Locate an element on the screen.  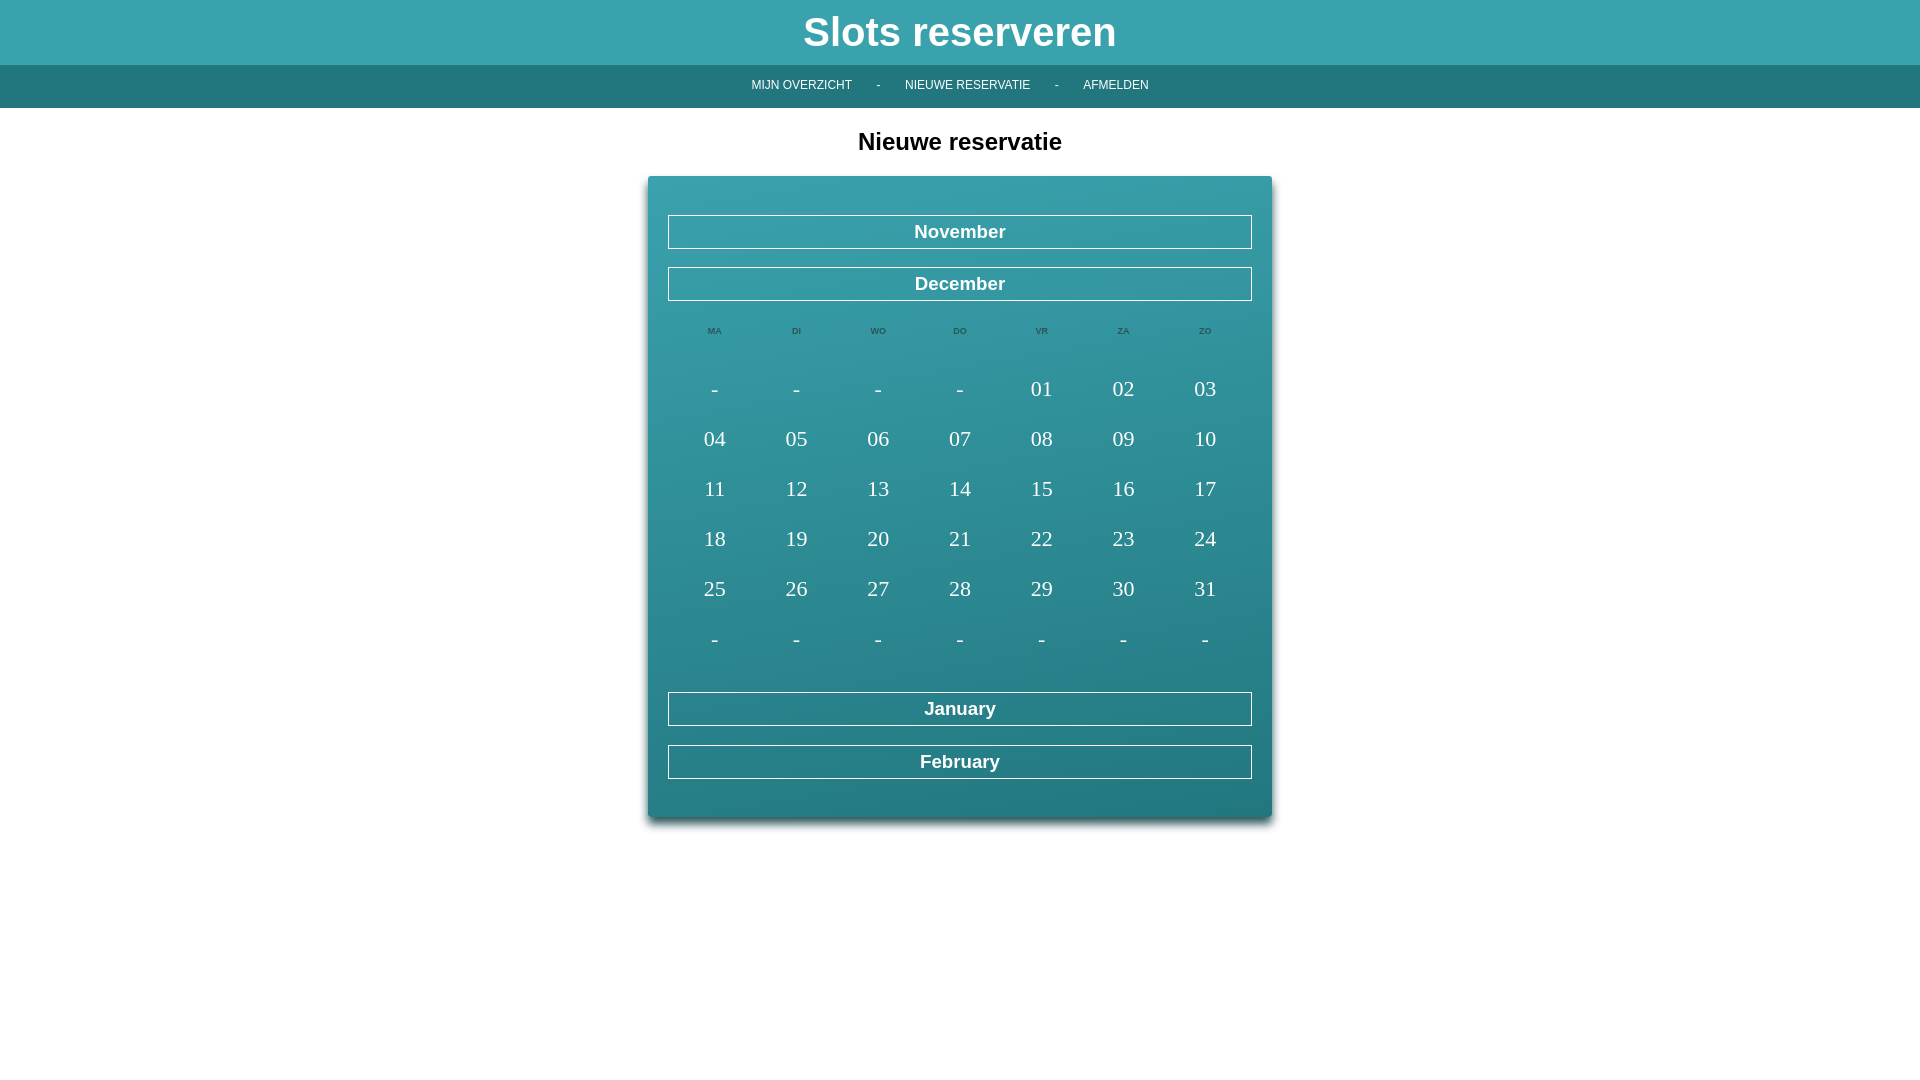
'31' is located at coordinates (1203, 589).